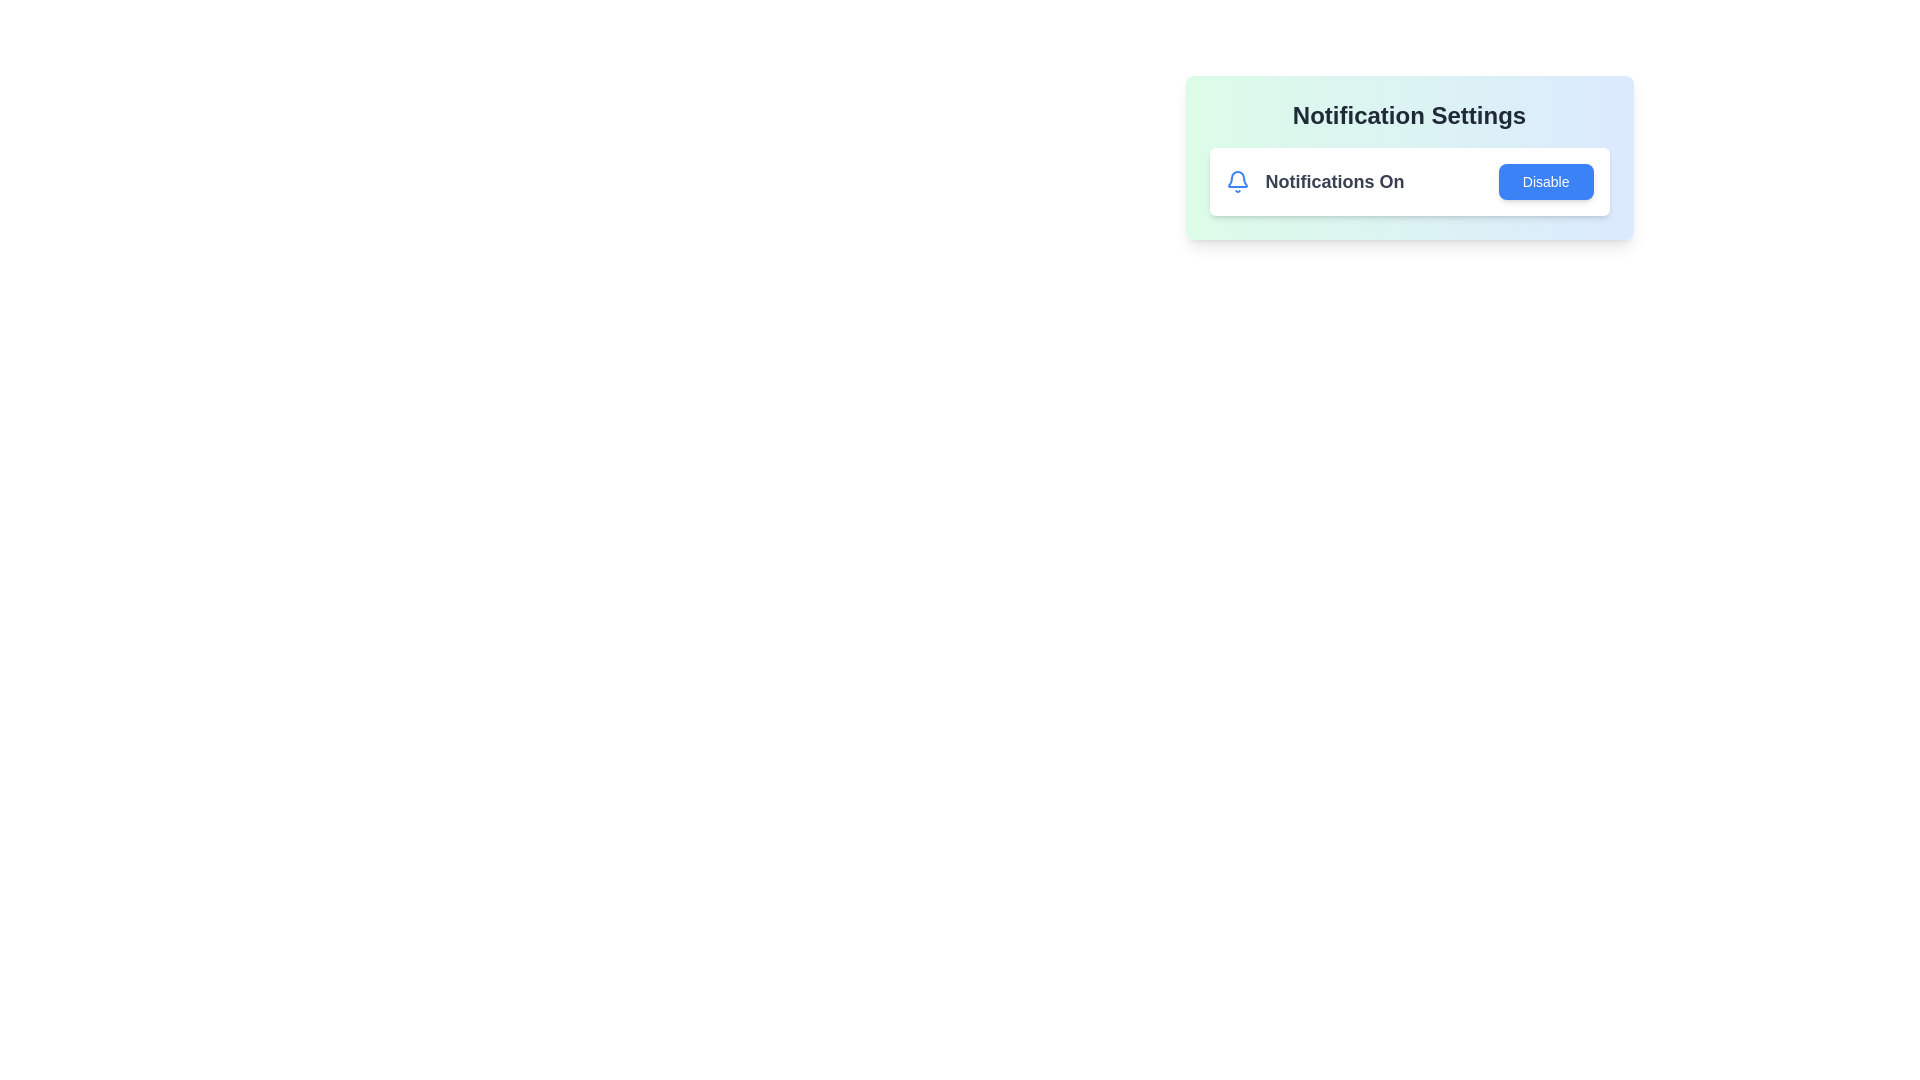 This screenshot has width=1920, height=1080. Describe the element at coordinates (1544, 181) in the screenshot. I see `the 'Disable' button to toggle the notification setting` at that location.